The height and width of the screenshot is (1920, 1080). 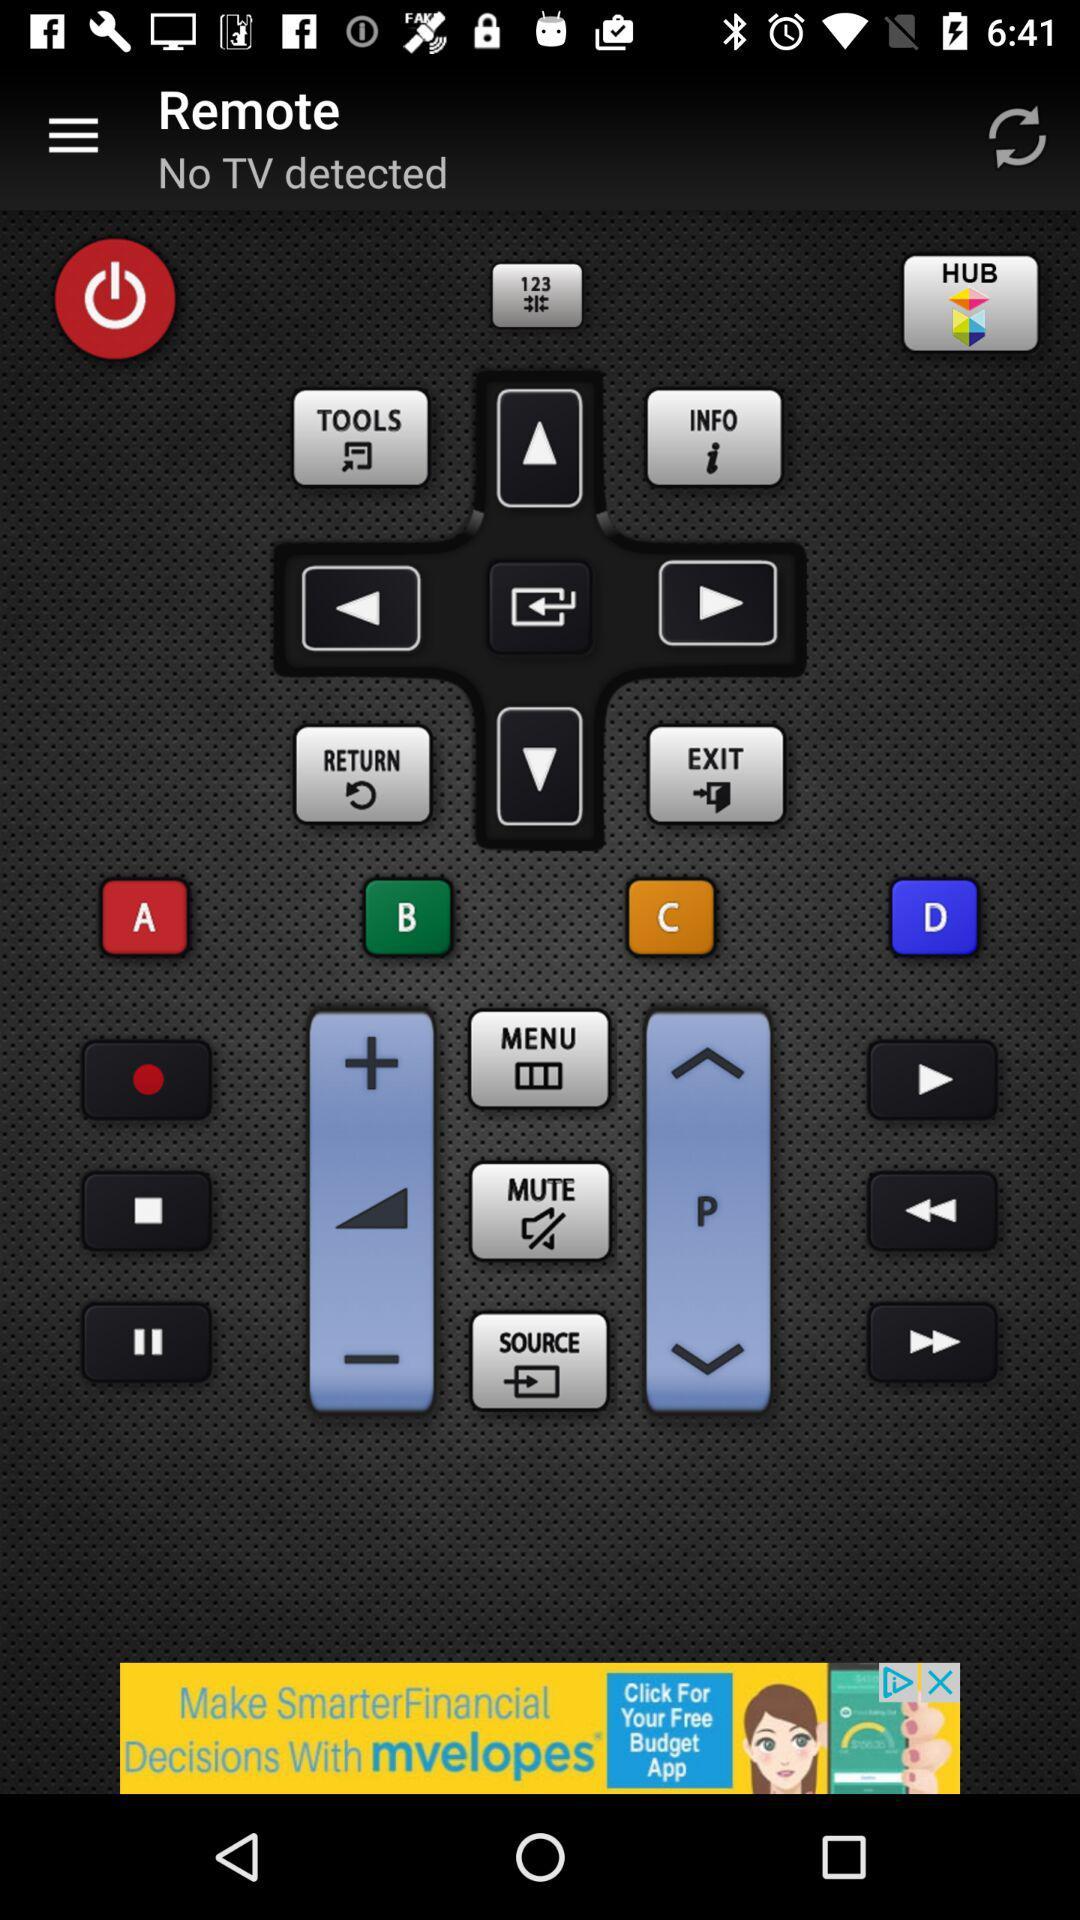 What do you see at coordinates (933, 1210) in the screenshot?
I see `go back` at bounding box center [933, 1210].